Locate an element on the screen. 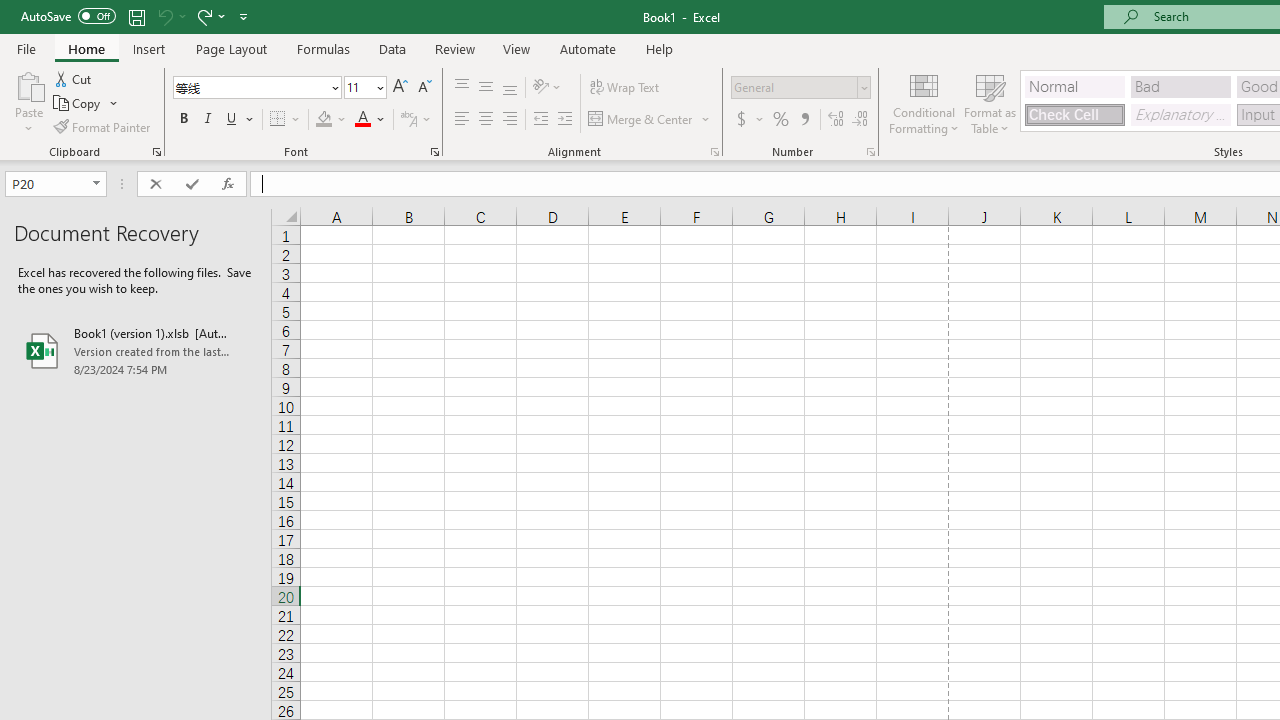 This screenshot has width=1280, height=720. 'Format Painter' is located at coordinates (102, 127).